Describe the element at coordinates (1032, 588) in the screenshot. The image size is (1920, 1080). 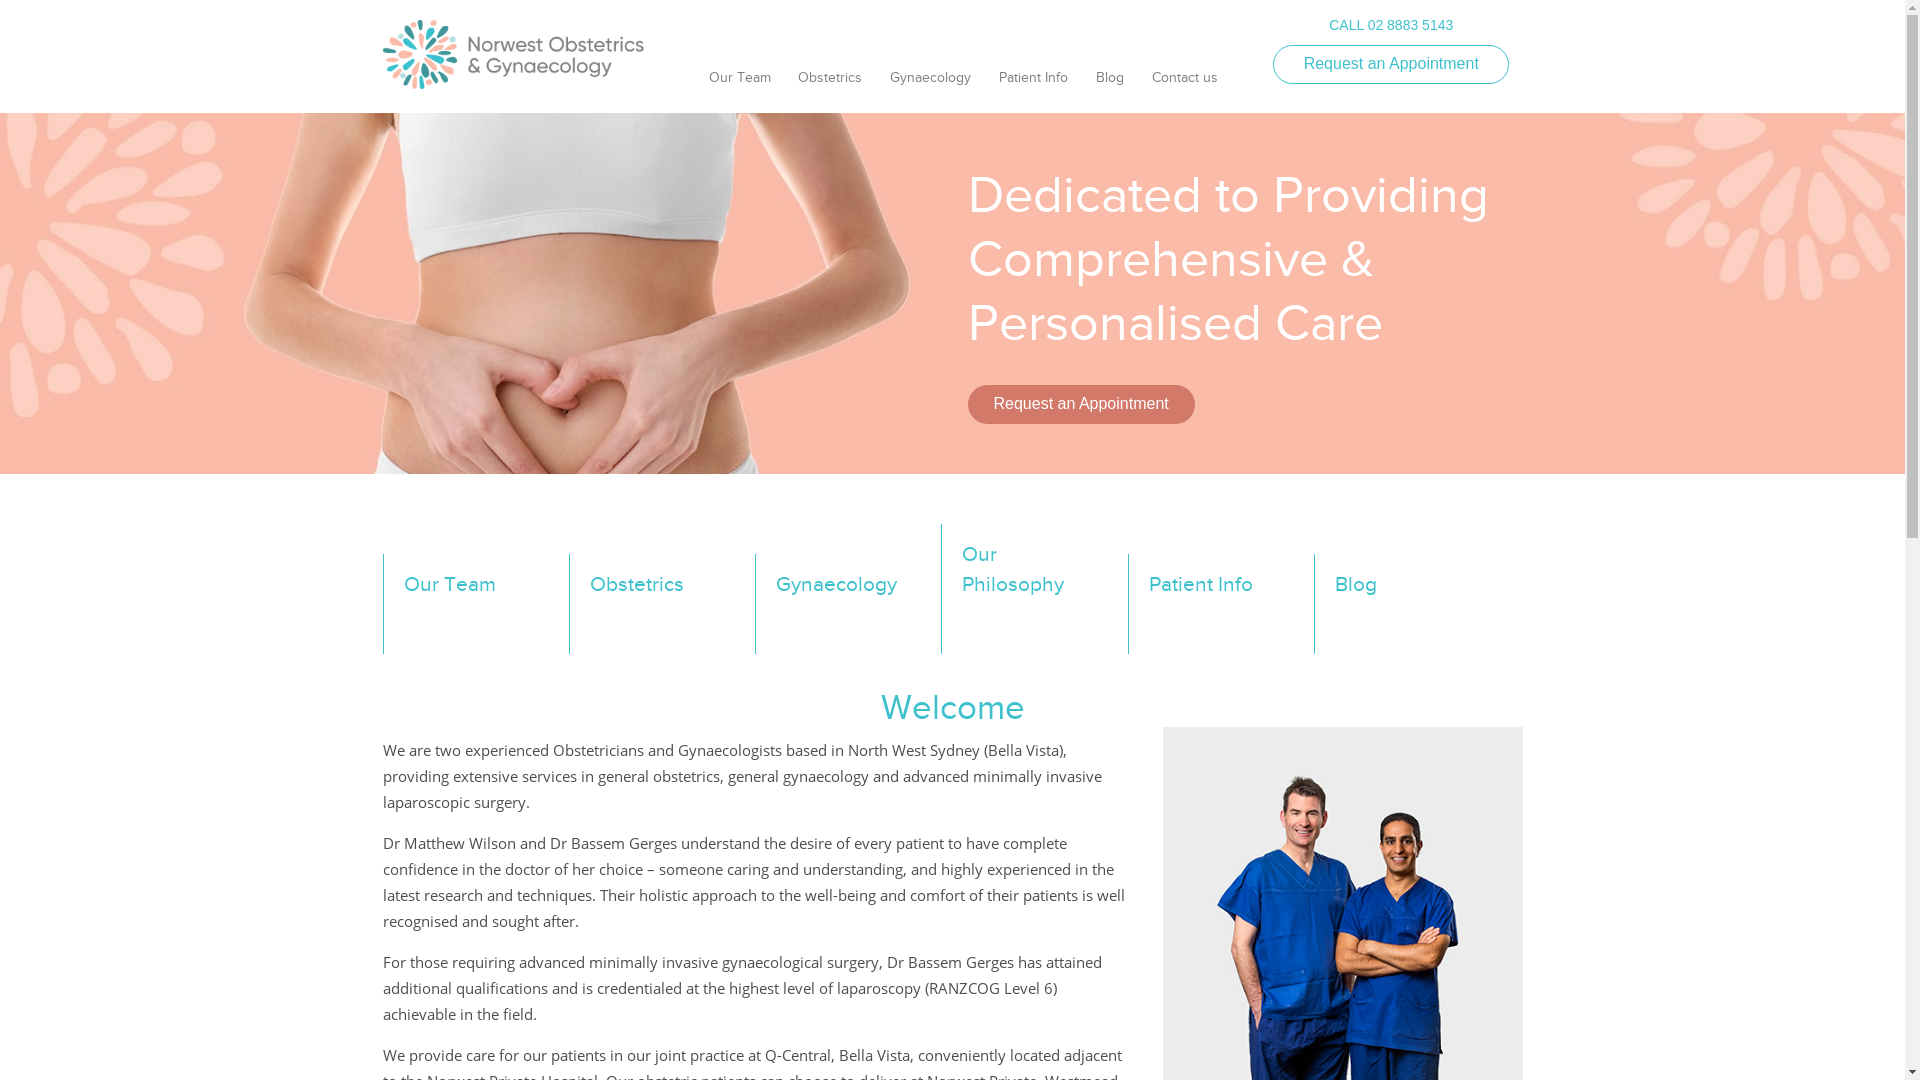
I see `'Our Philosophy'` at that location.